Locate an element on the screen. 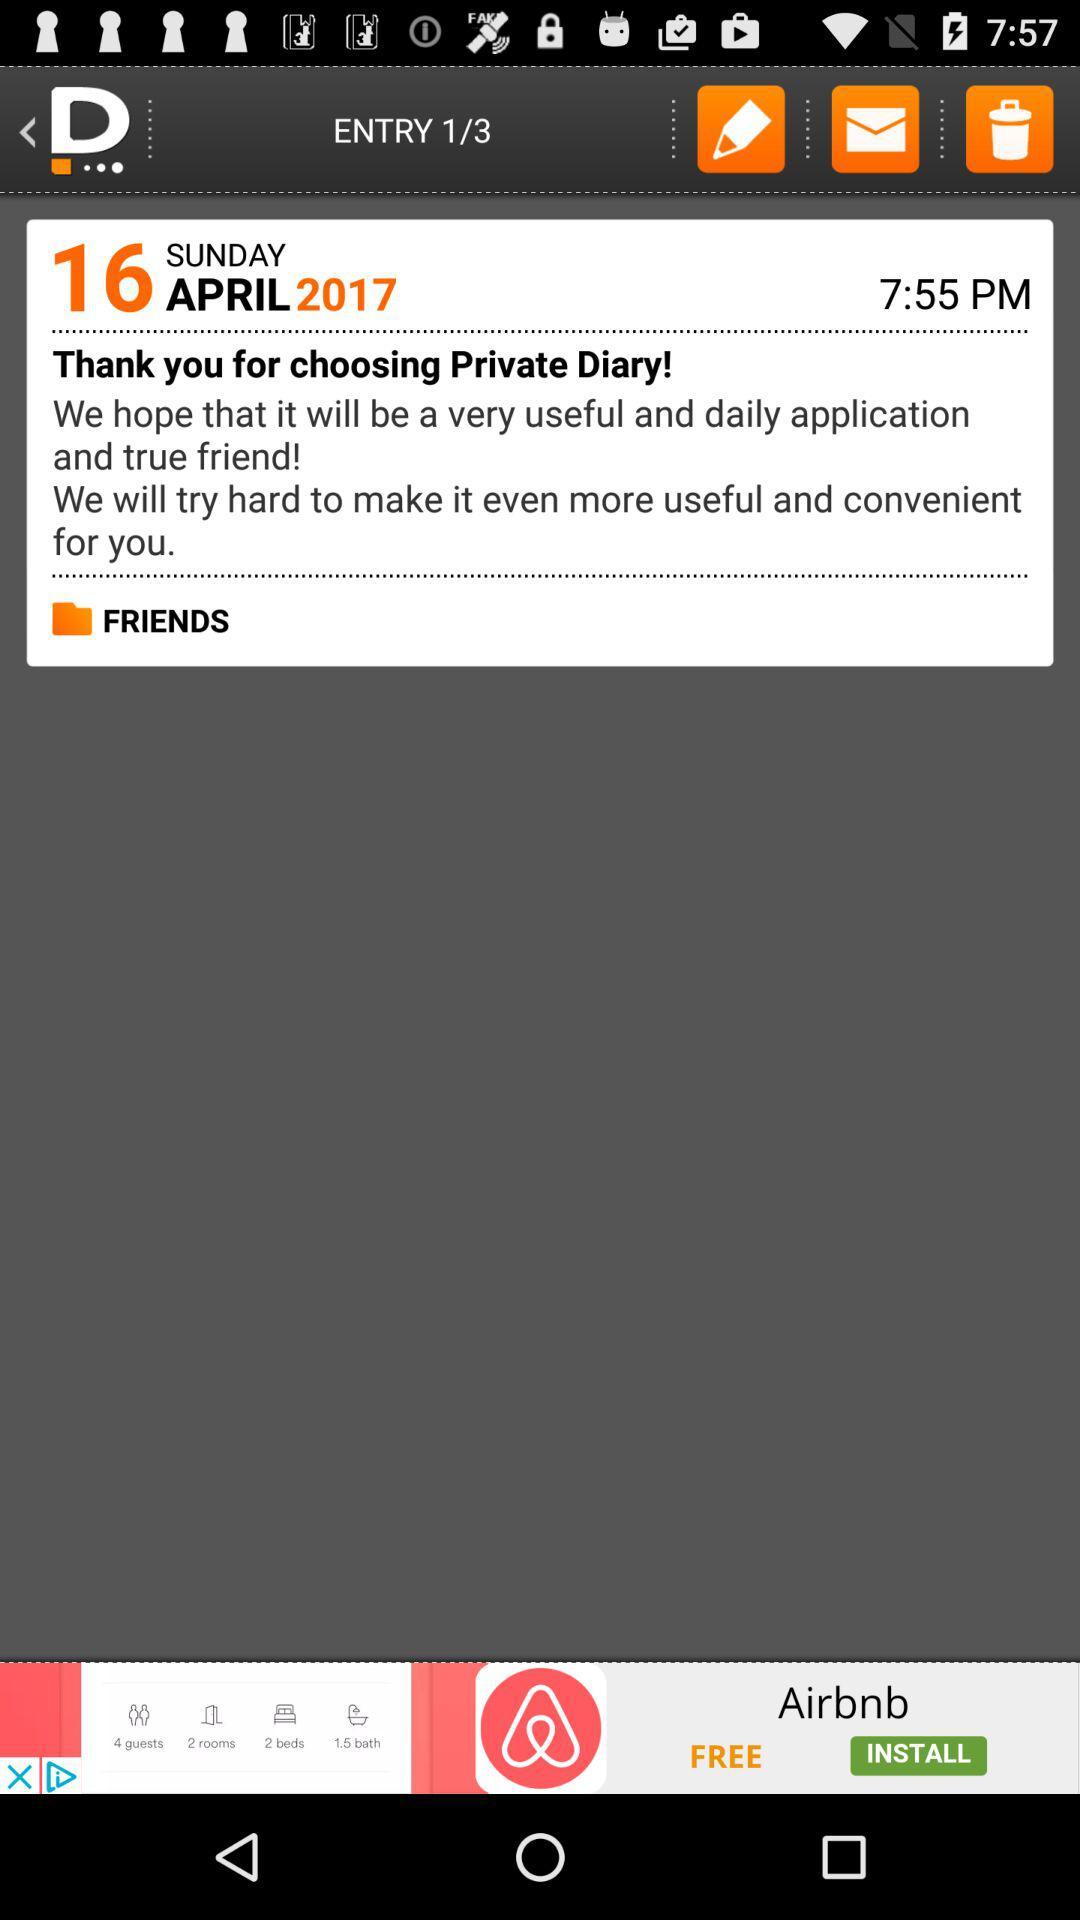 The height and width of the screenshot is (1920, 1080). the dotted lines which is in between message and delete button is located at coordinates (942, 128).